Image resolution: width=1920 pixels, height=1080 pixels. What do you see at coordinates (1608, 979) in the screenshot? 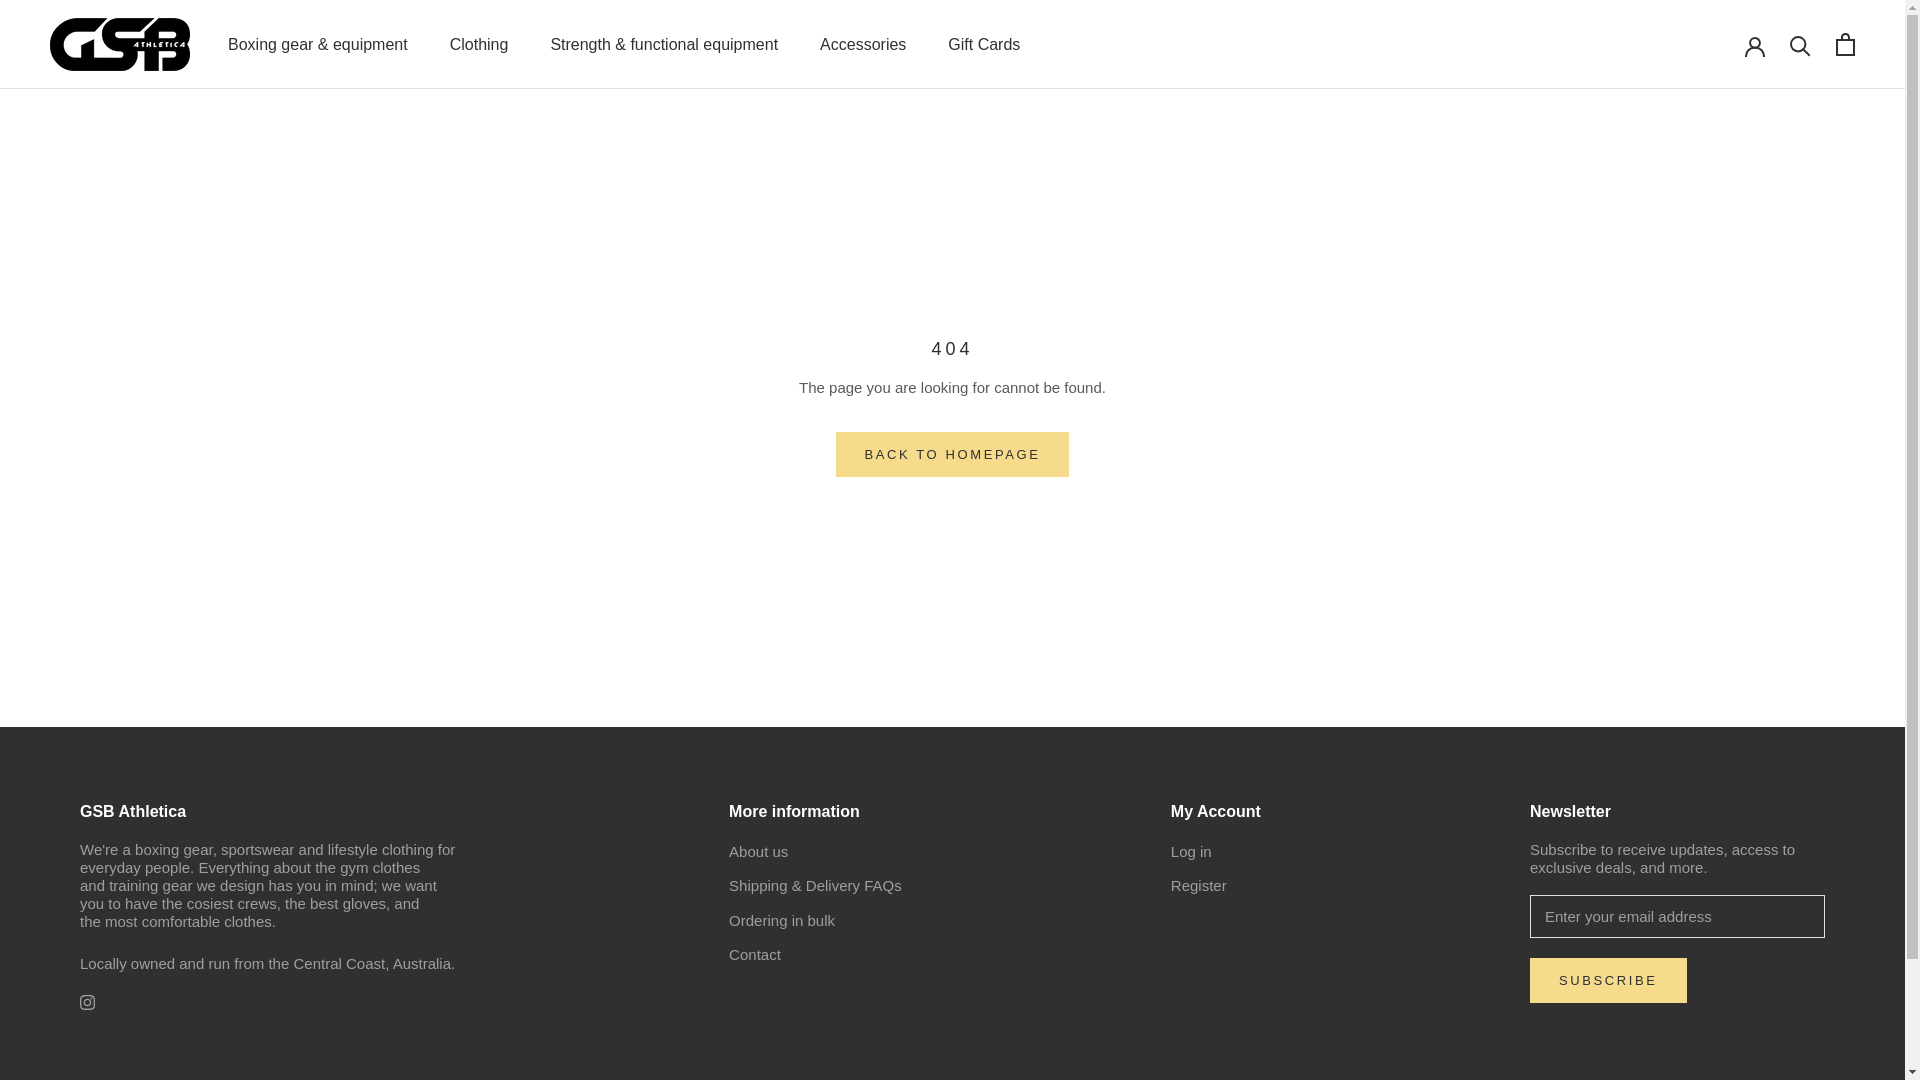
I see `'SUBSCRIBE'` at bounding box center [1608, 979].